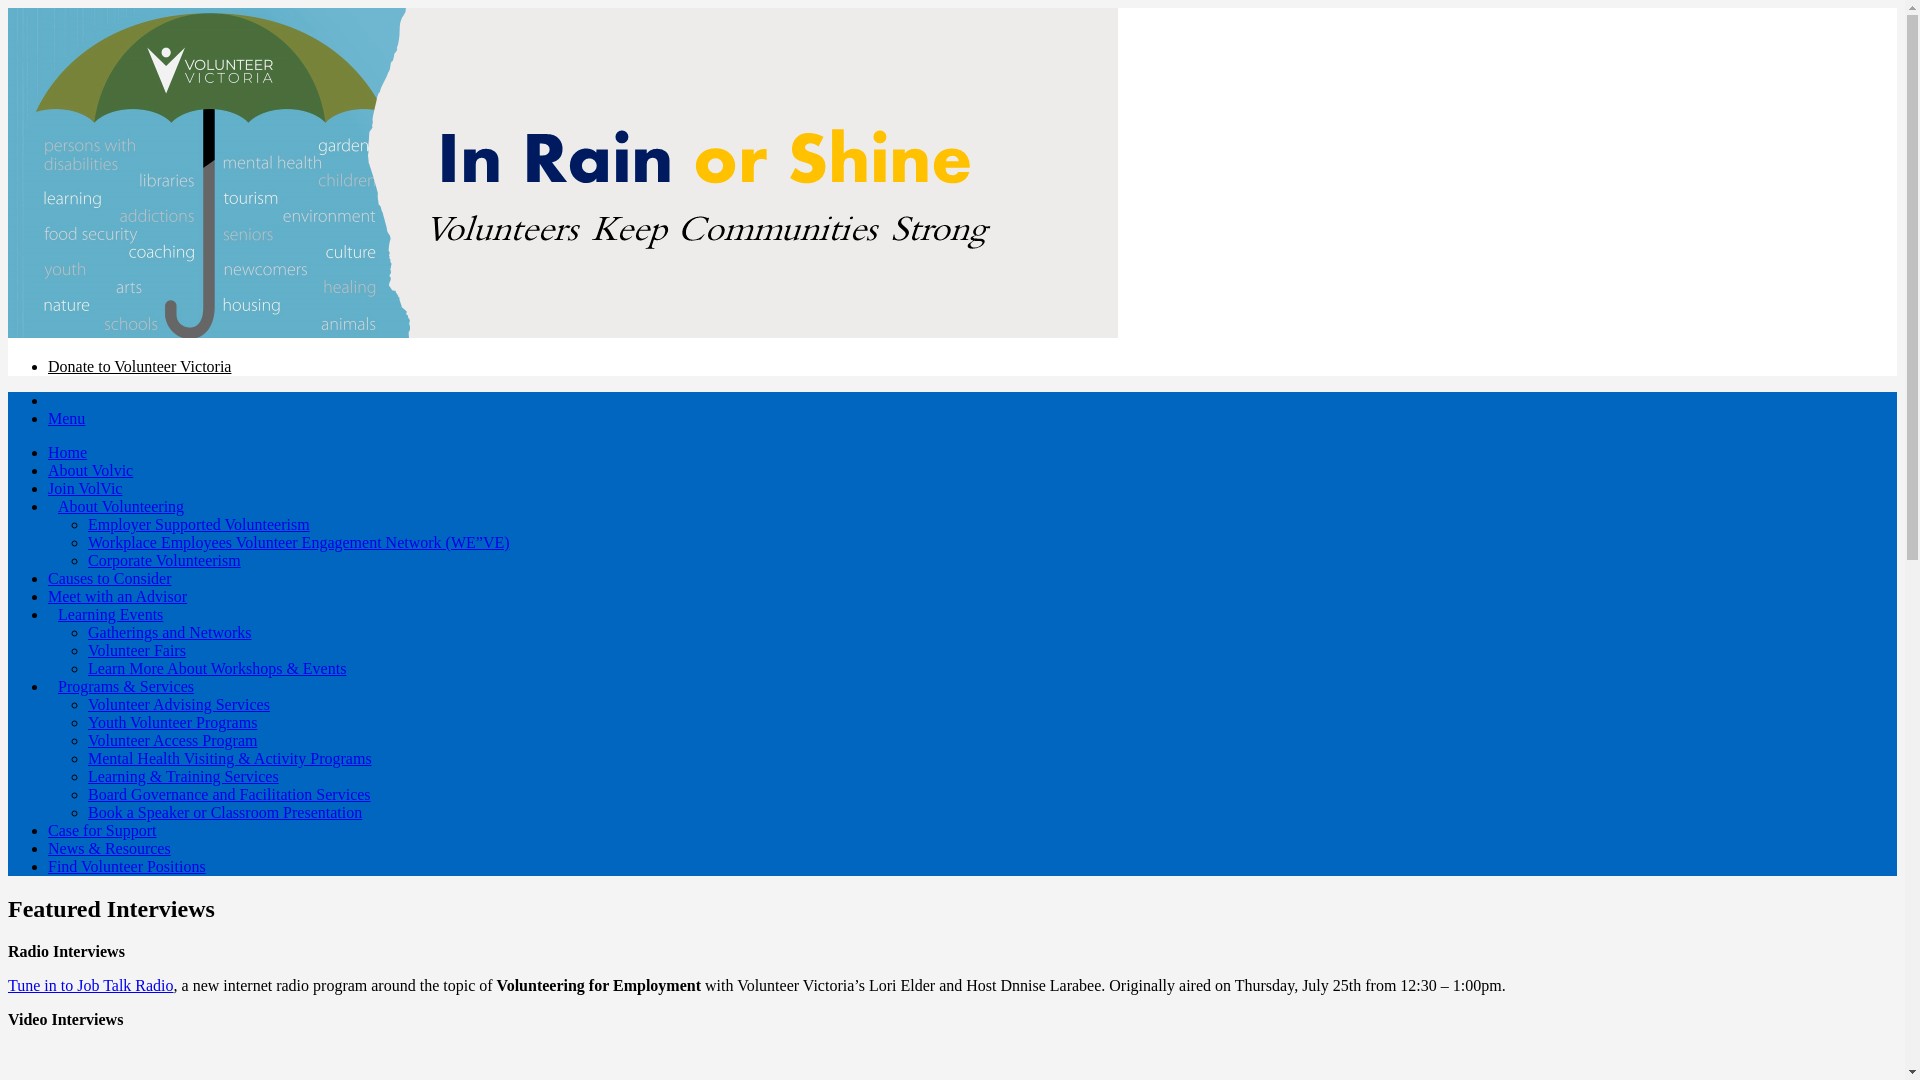  I want to click on 'Tune in to Job Talk Radio', so click(90, 984).